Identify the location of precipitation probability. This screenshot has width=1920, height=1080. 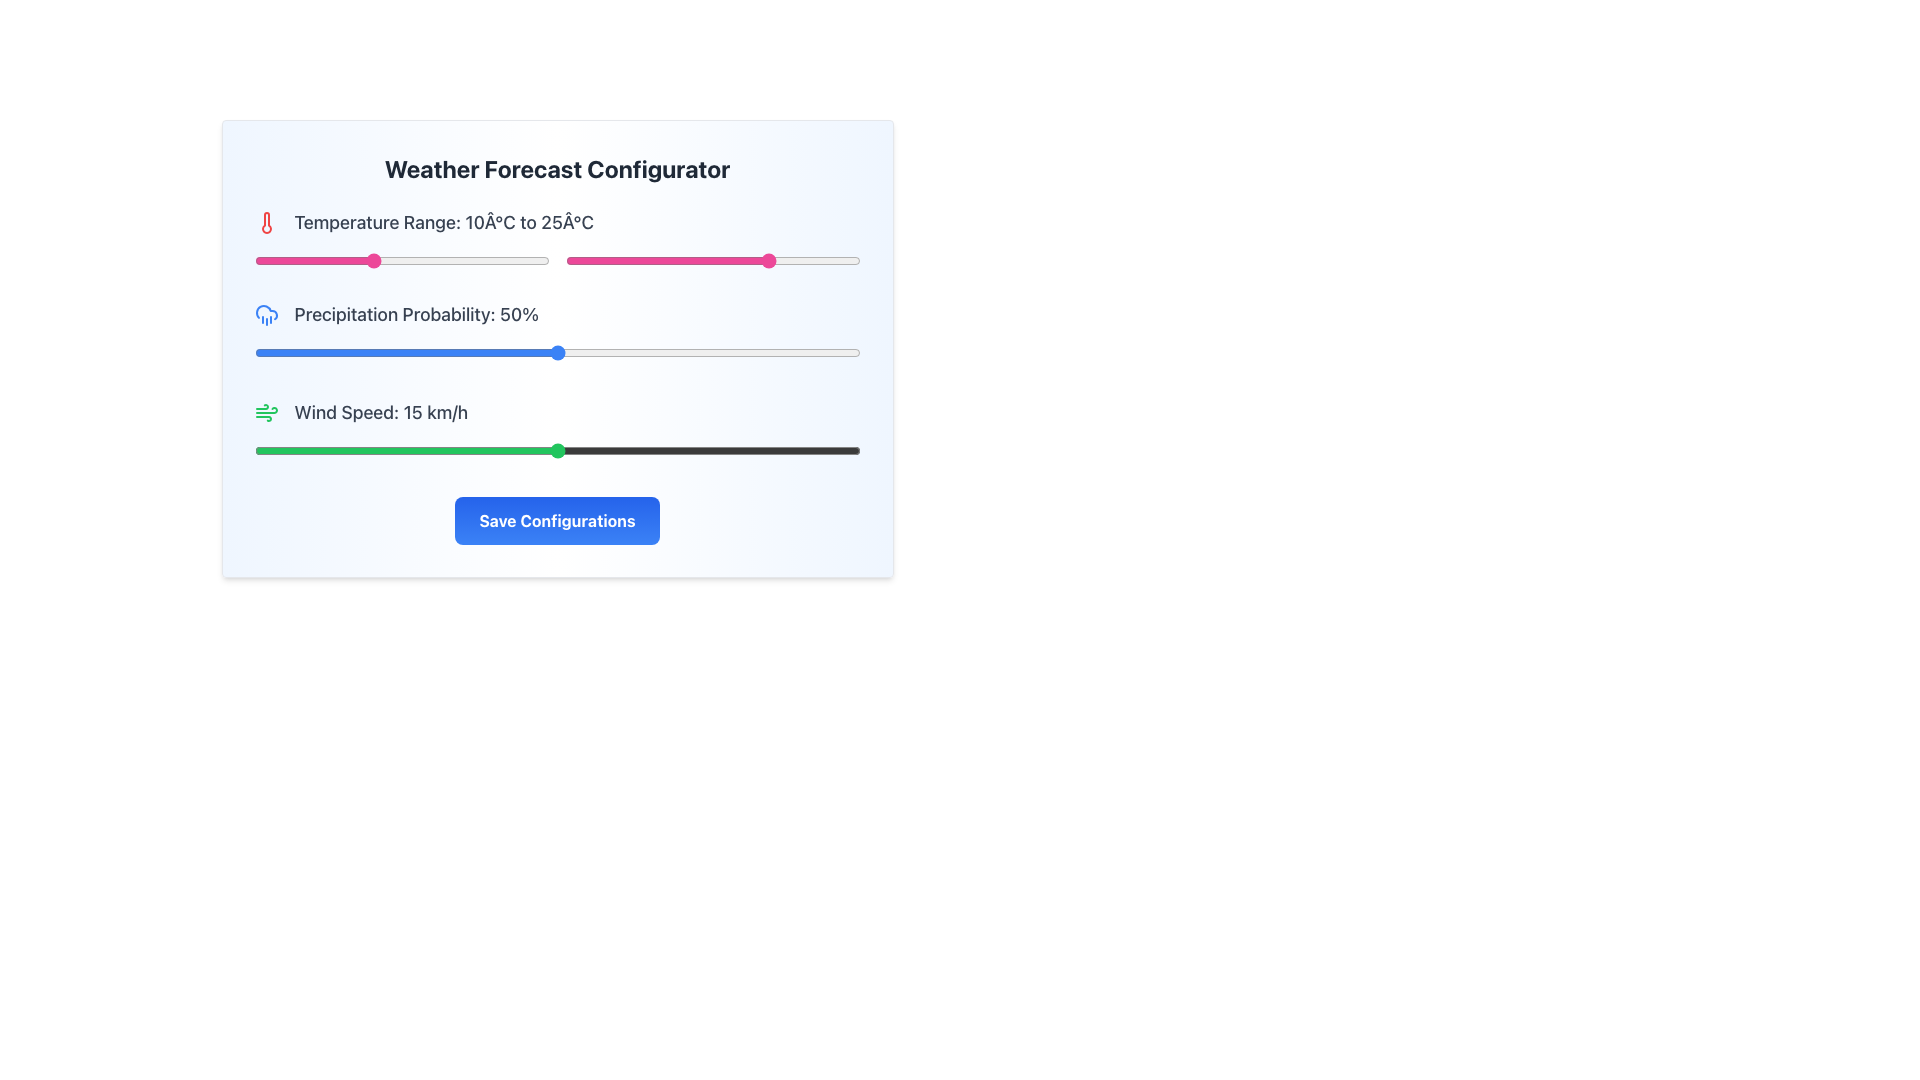
(684, 352).